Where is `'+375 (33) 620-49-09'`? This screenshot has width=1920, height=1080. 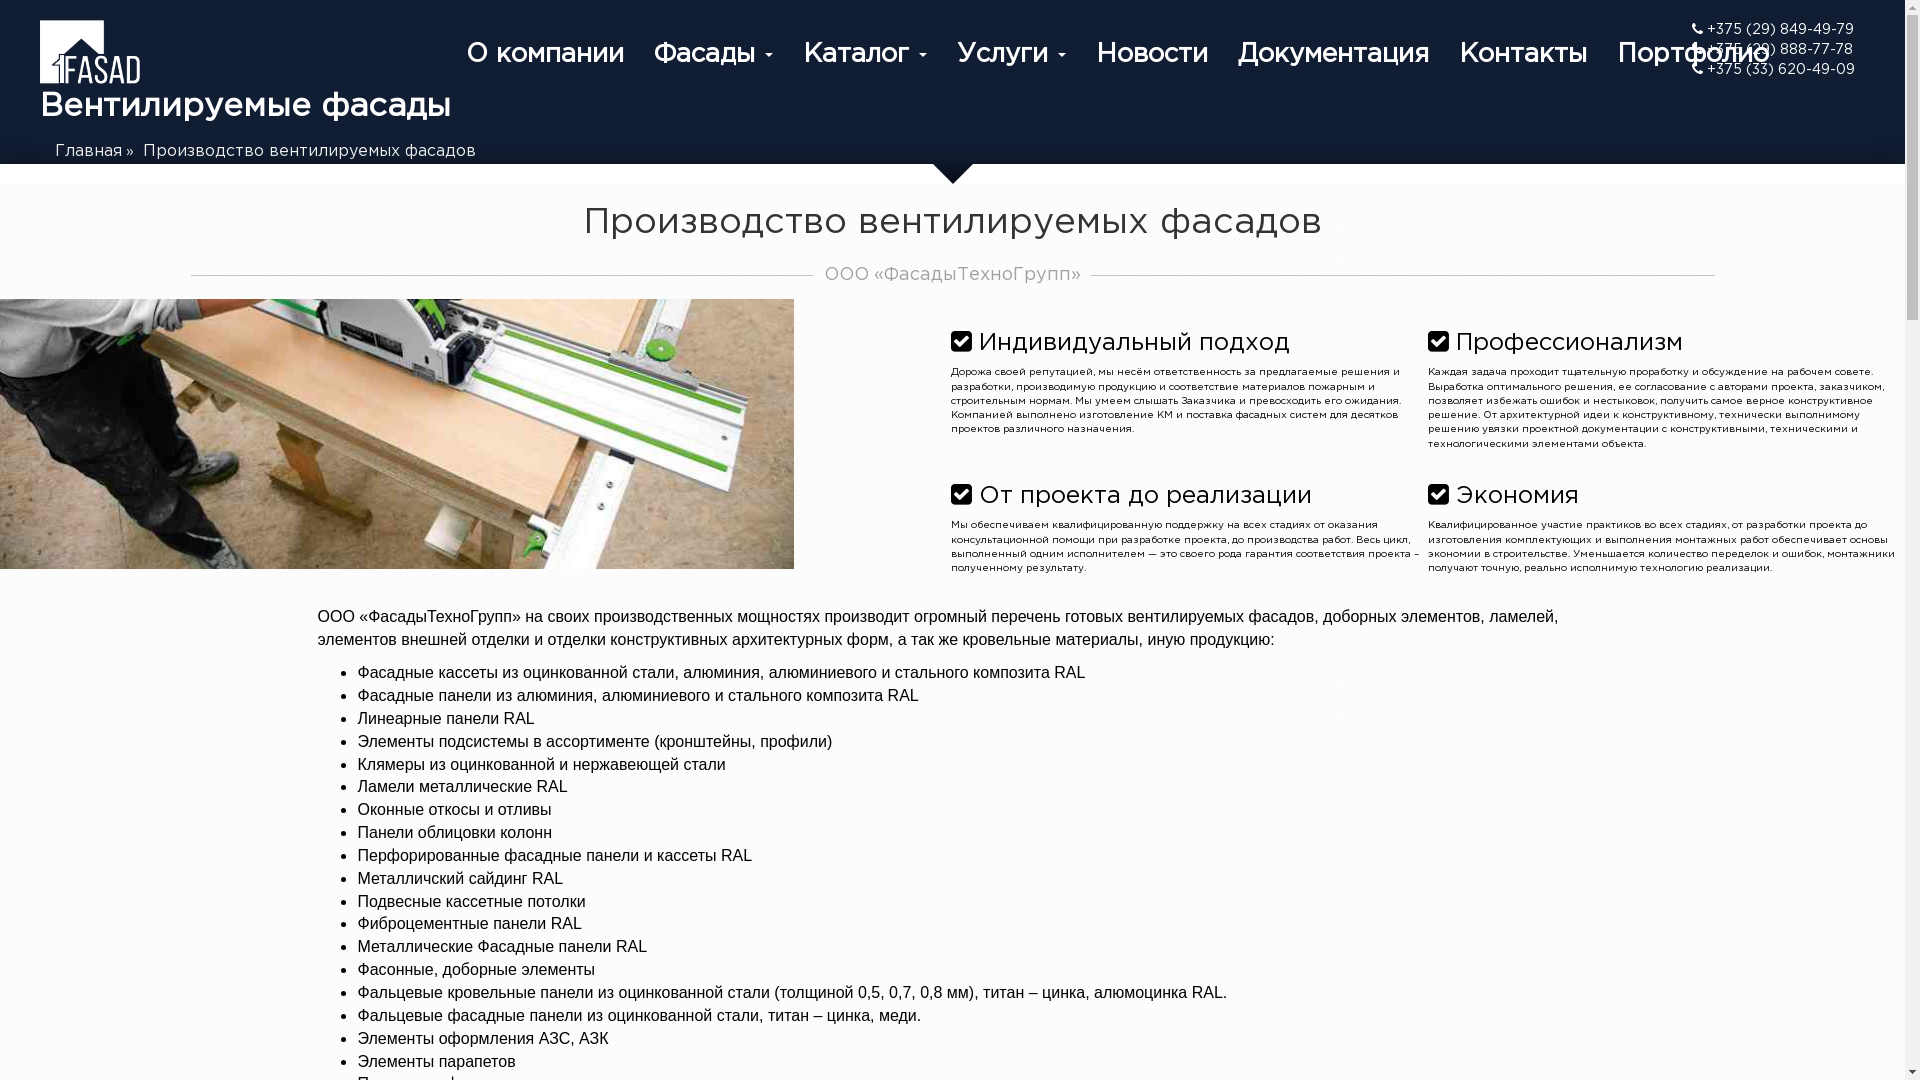 '+375 (33) 620-49-09' is located at coordinates (1690, 68).